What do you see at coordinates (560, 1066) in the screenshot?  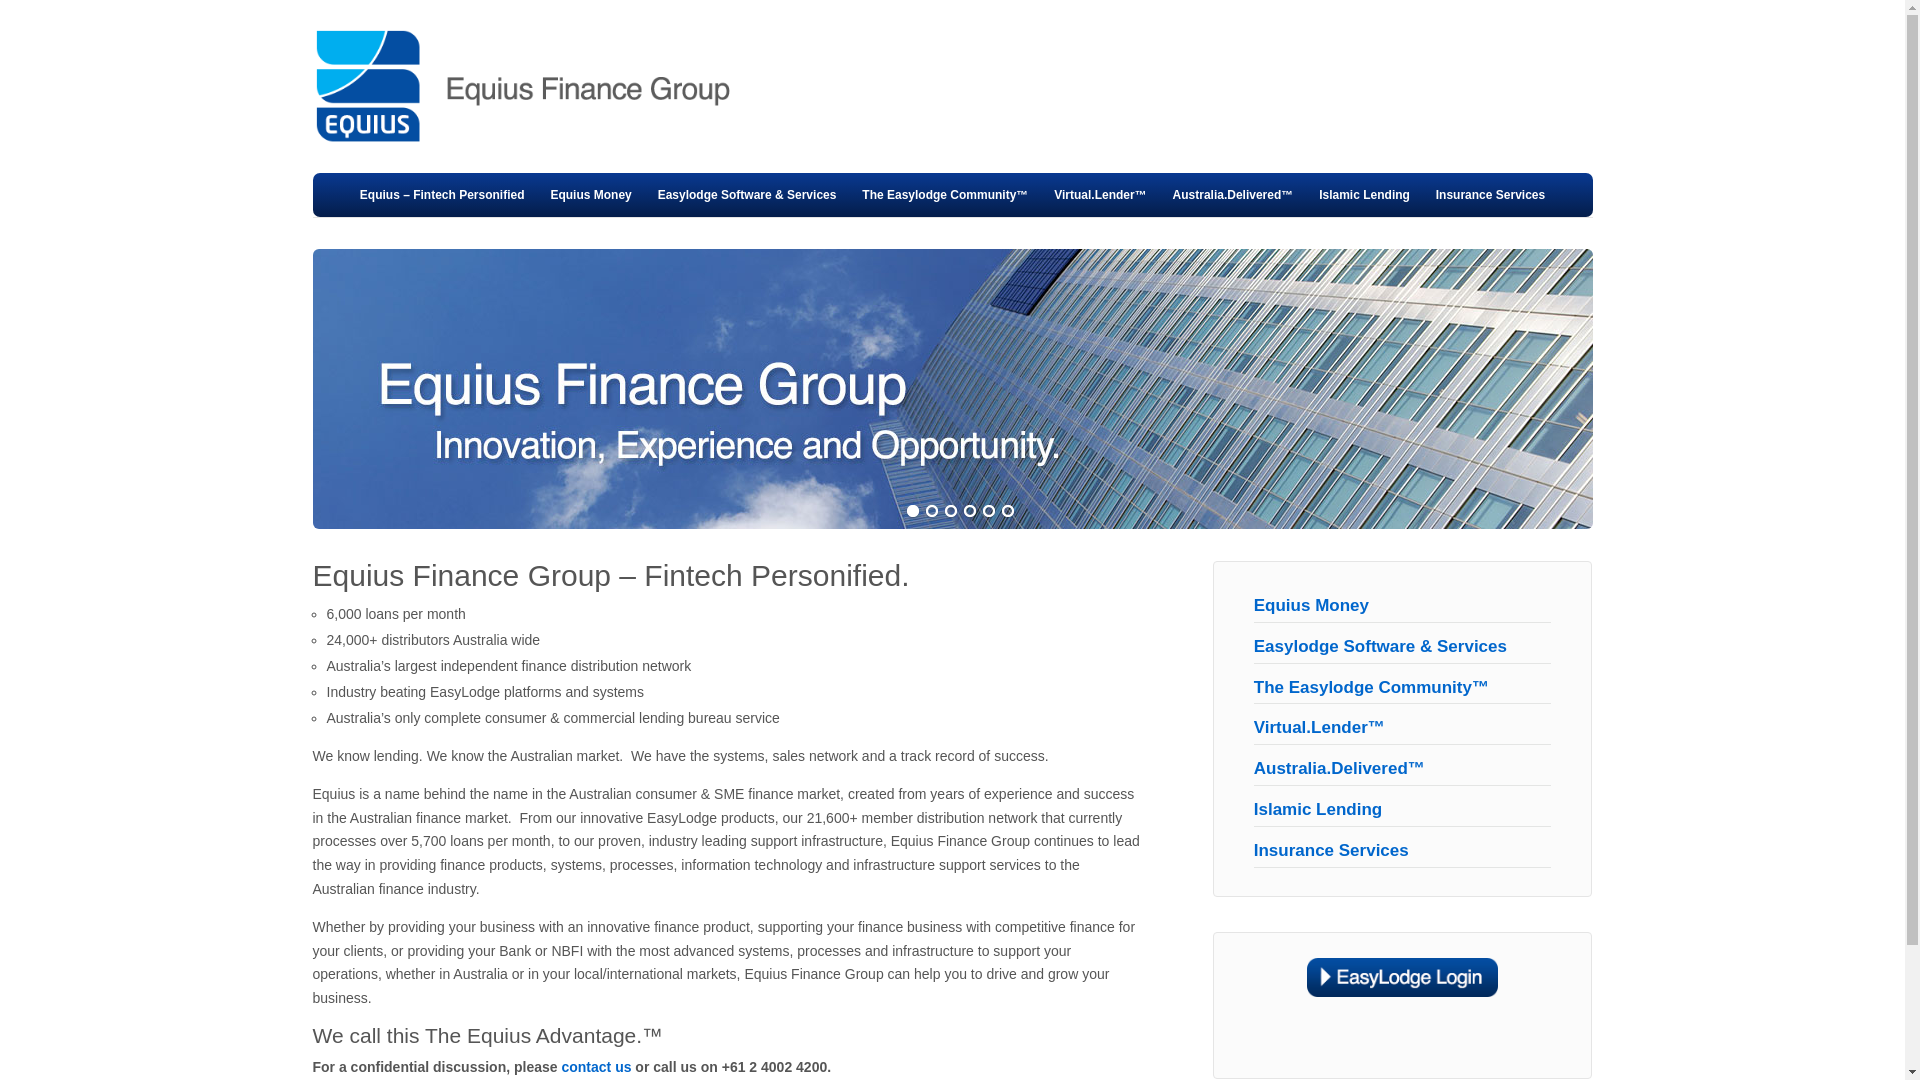 I see `'contact us'` at bounding box center [560, 1066].